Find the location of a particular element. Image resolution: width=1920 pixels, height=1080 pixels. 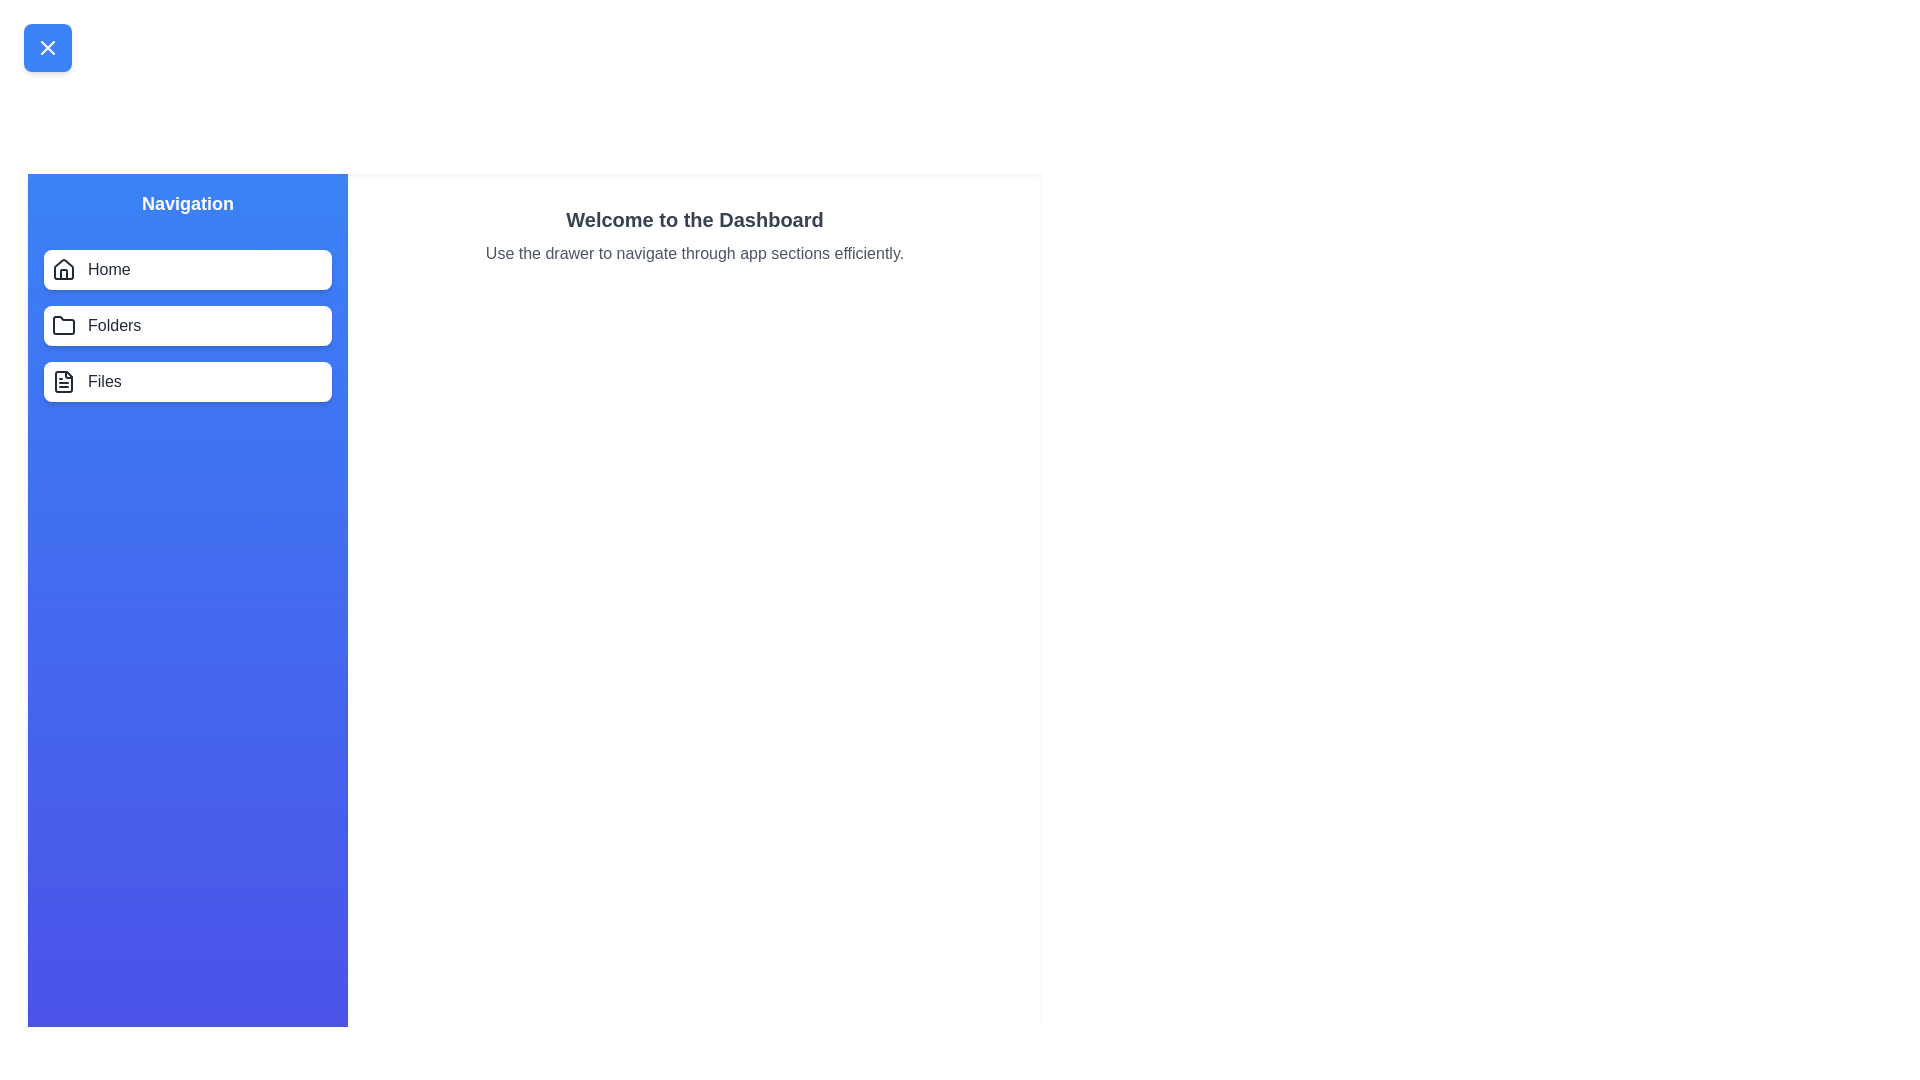

the menu item Folders is located at coordinates (187, 325).